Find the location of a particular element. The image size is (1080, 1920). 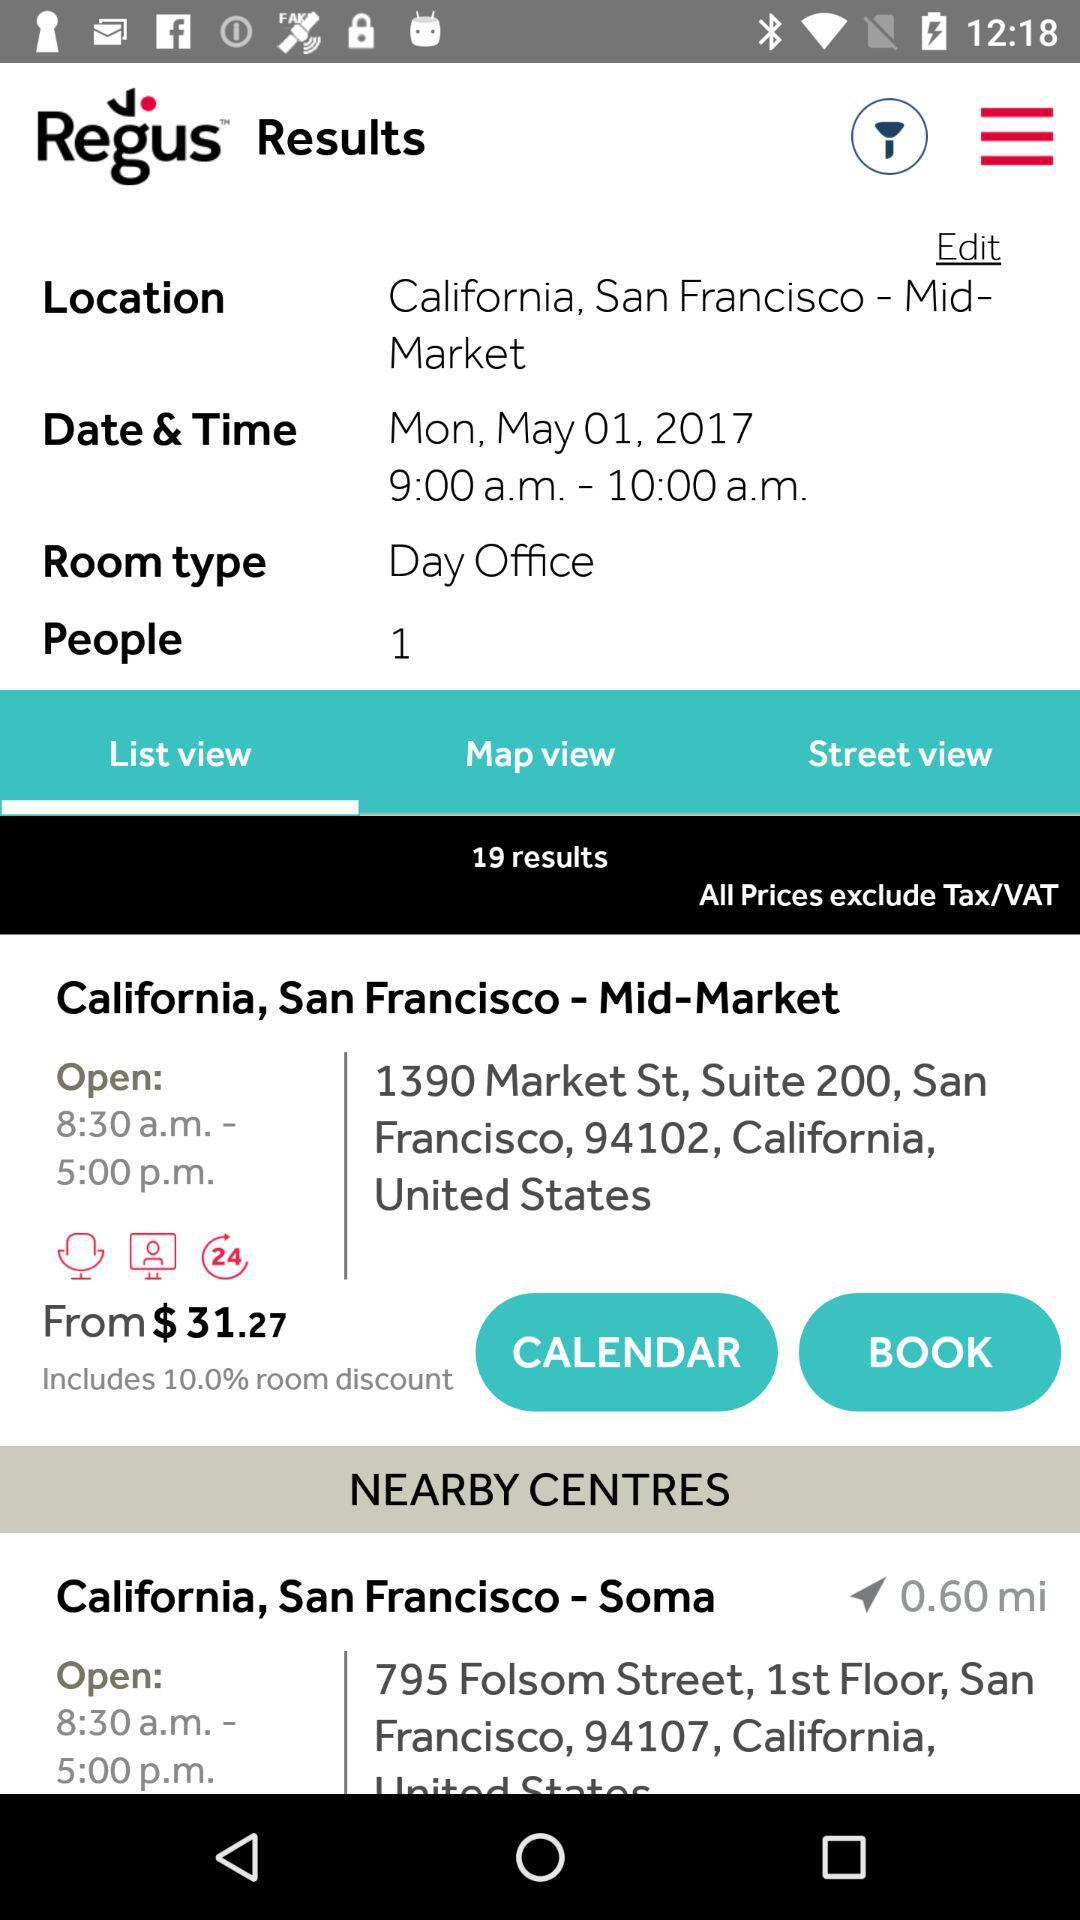

item next to results item is located at coordinates (114, 135).